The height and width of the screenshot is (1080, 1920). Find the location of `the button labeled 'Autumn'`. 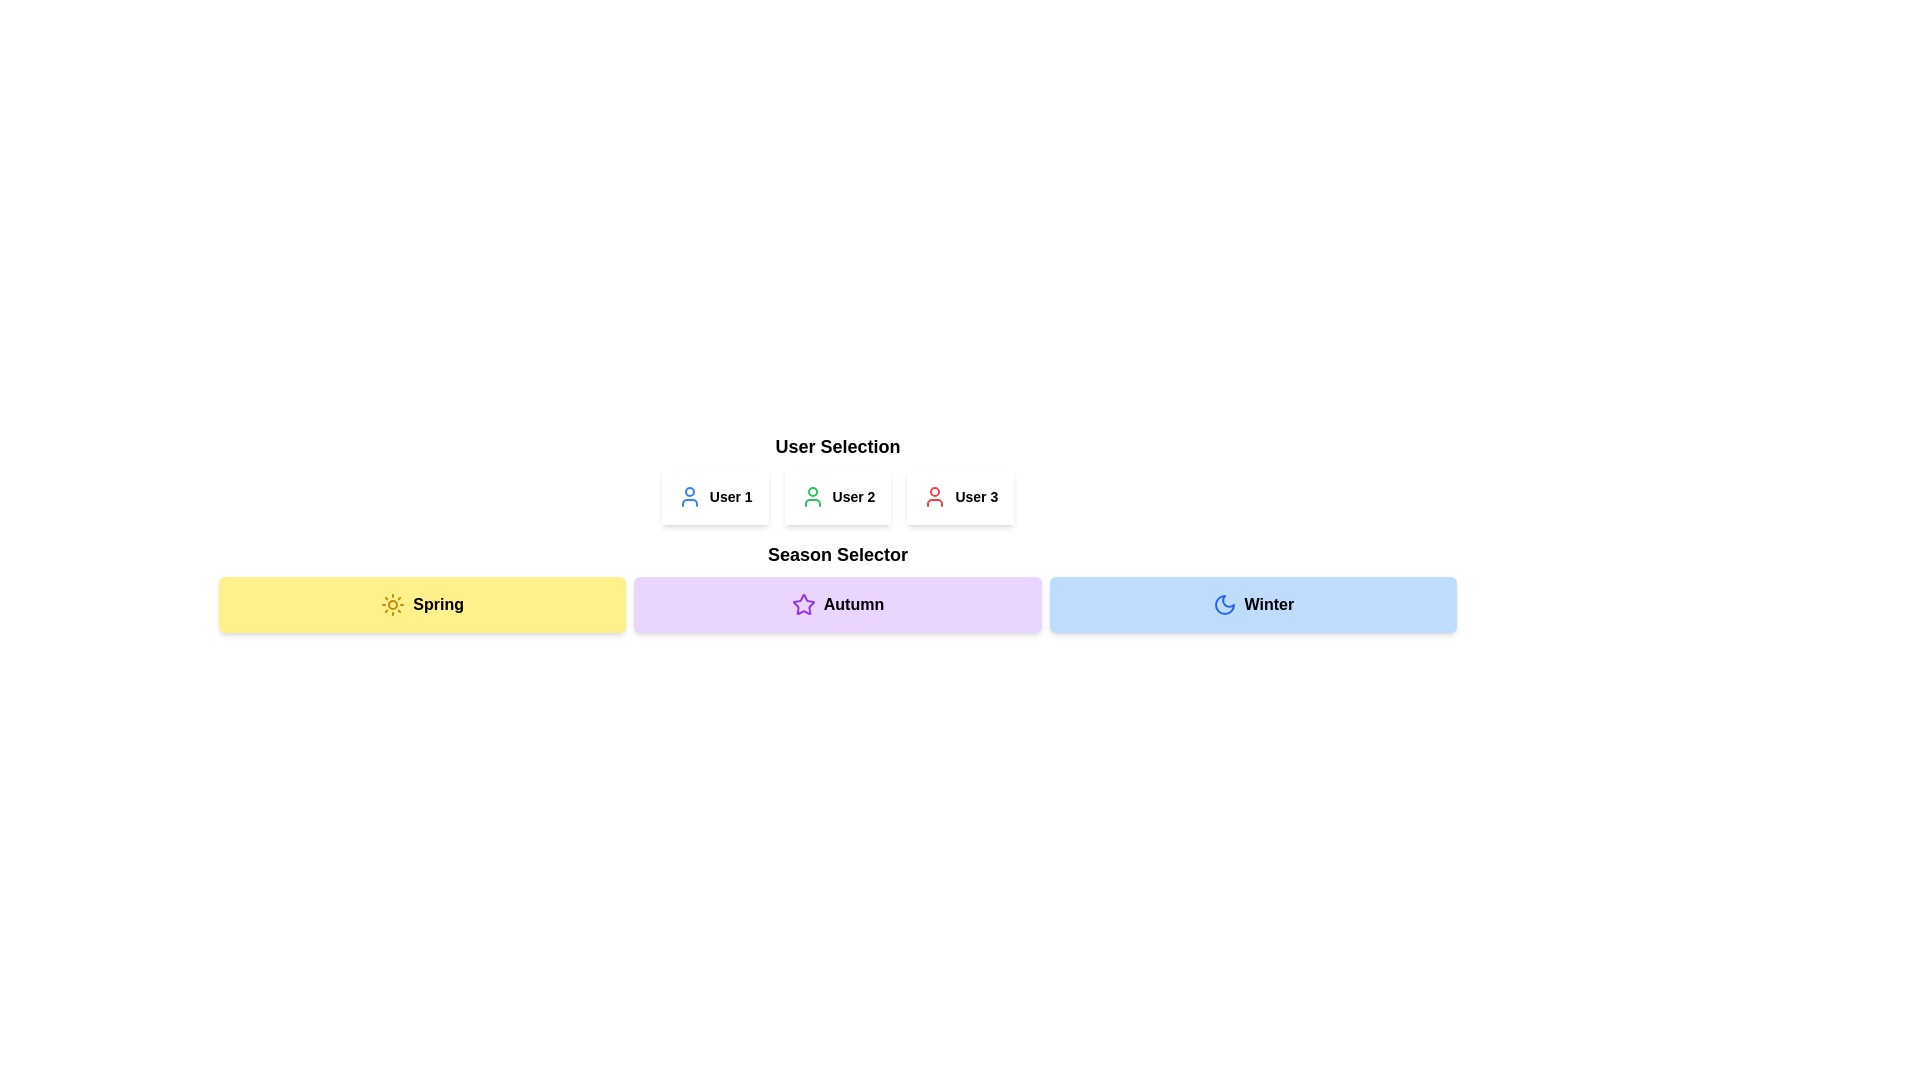

the button labeled 'Autumn' is located at coordinates (838, 604).